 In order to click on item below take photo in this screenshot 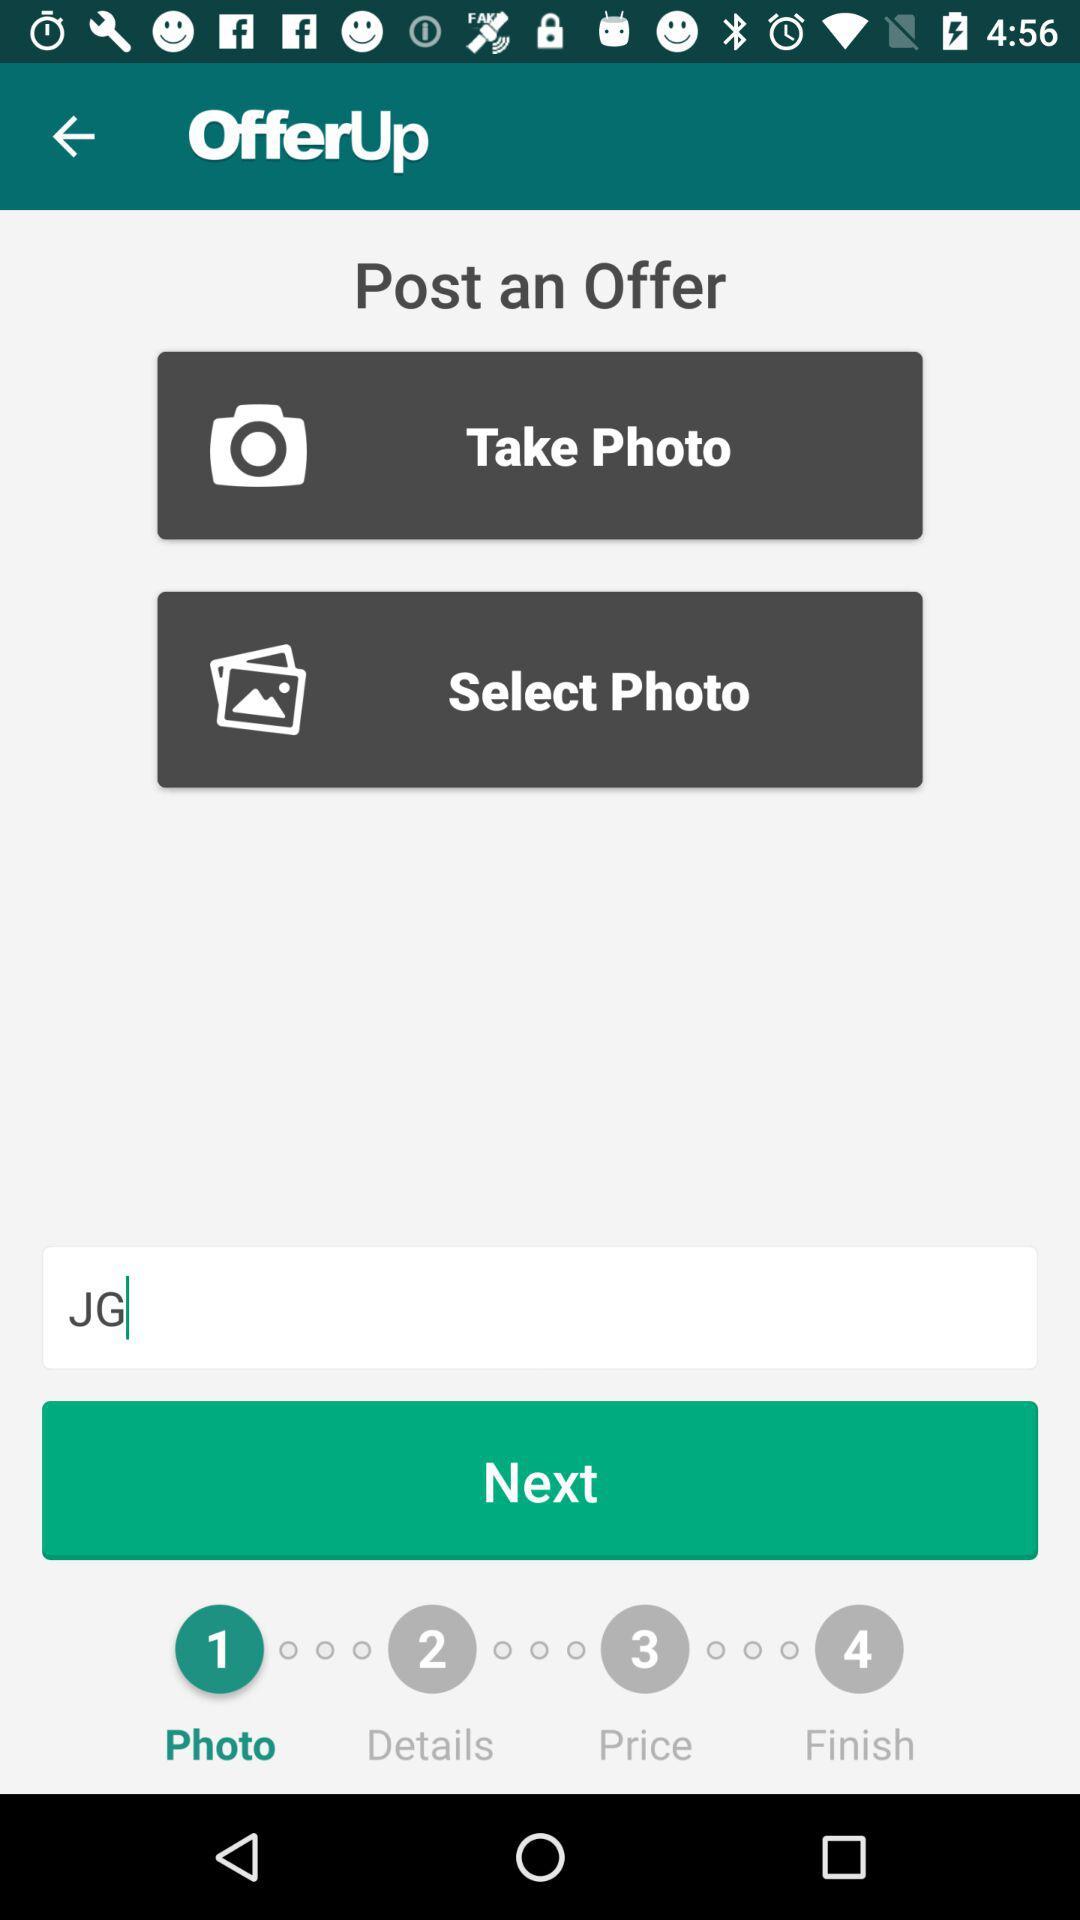, I will do `click(540, 689)`.